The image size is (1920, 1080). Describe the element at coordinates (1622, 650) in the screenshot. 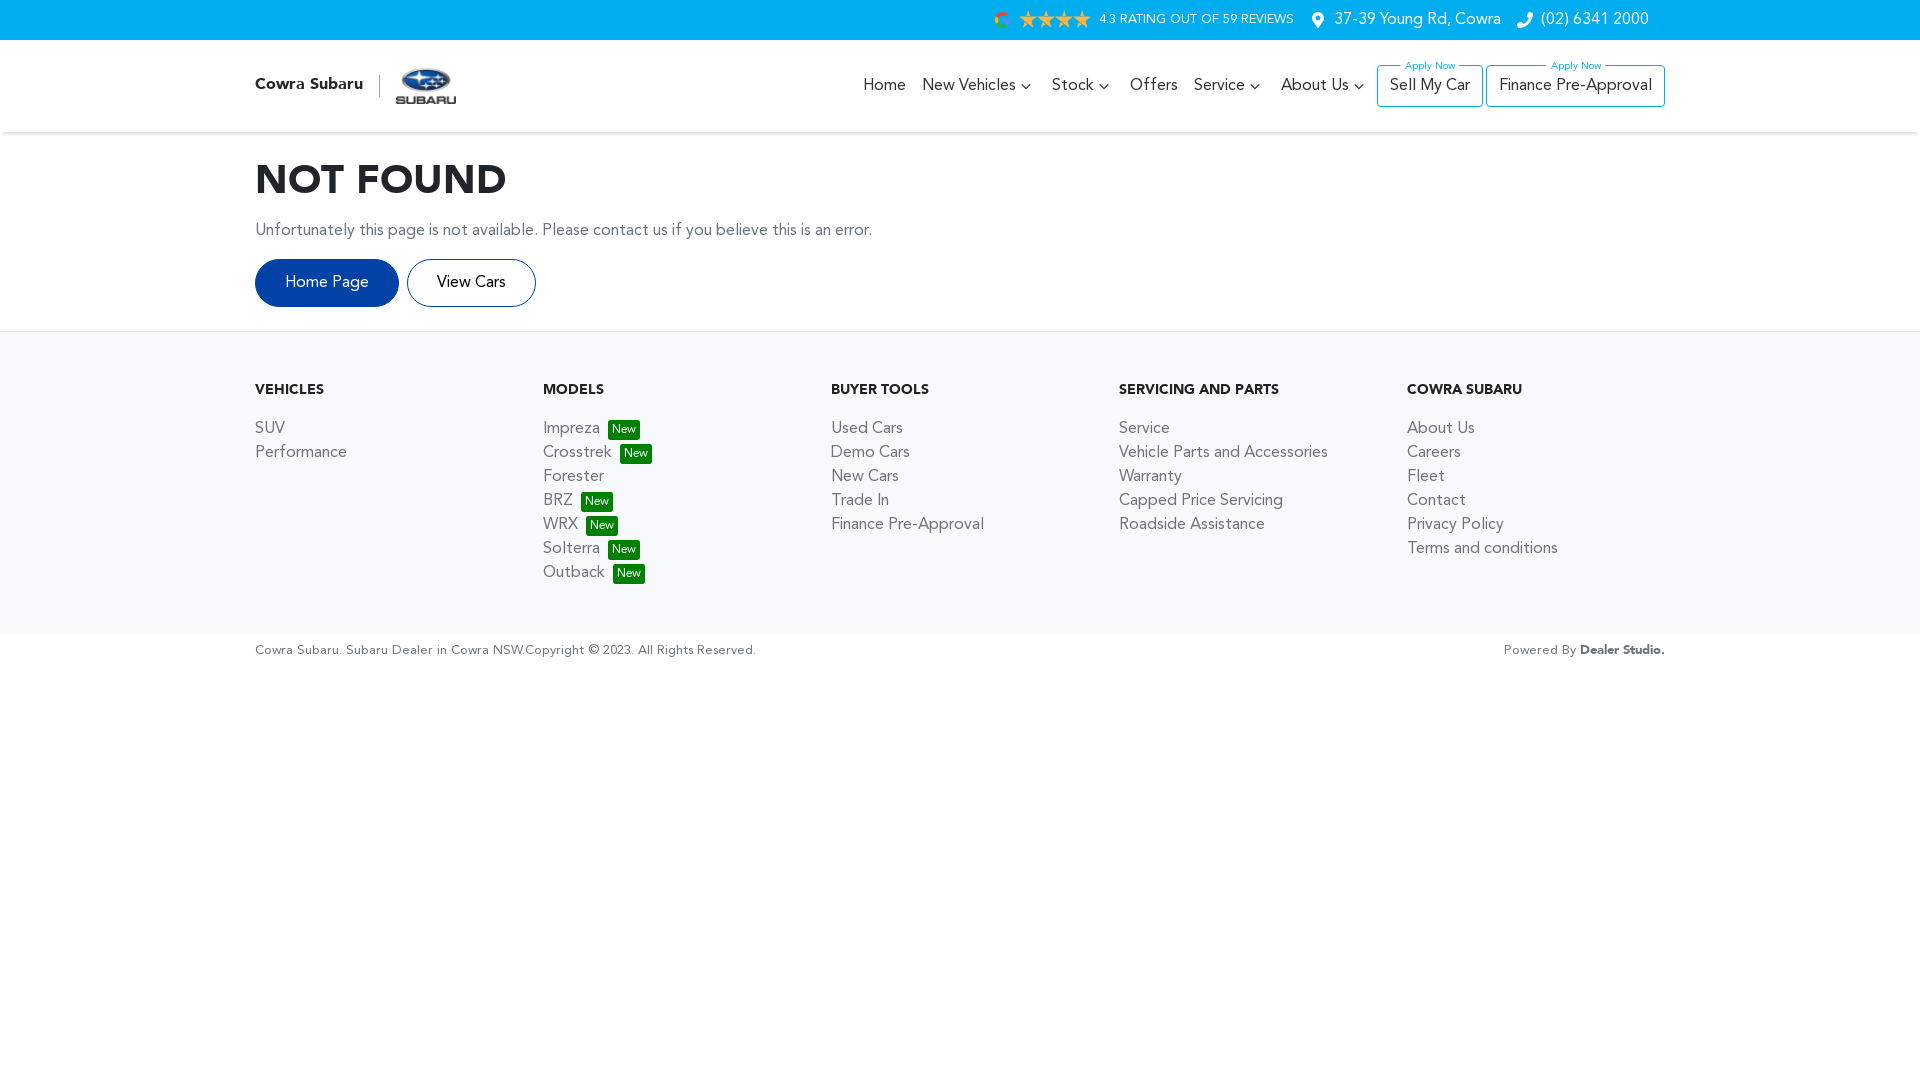

I see `'Dealer Studio.'` at that location.